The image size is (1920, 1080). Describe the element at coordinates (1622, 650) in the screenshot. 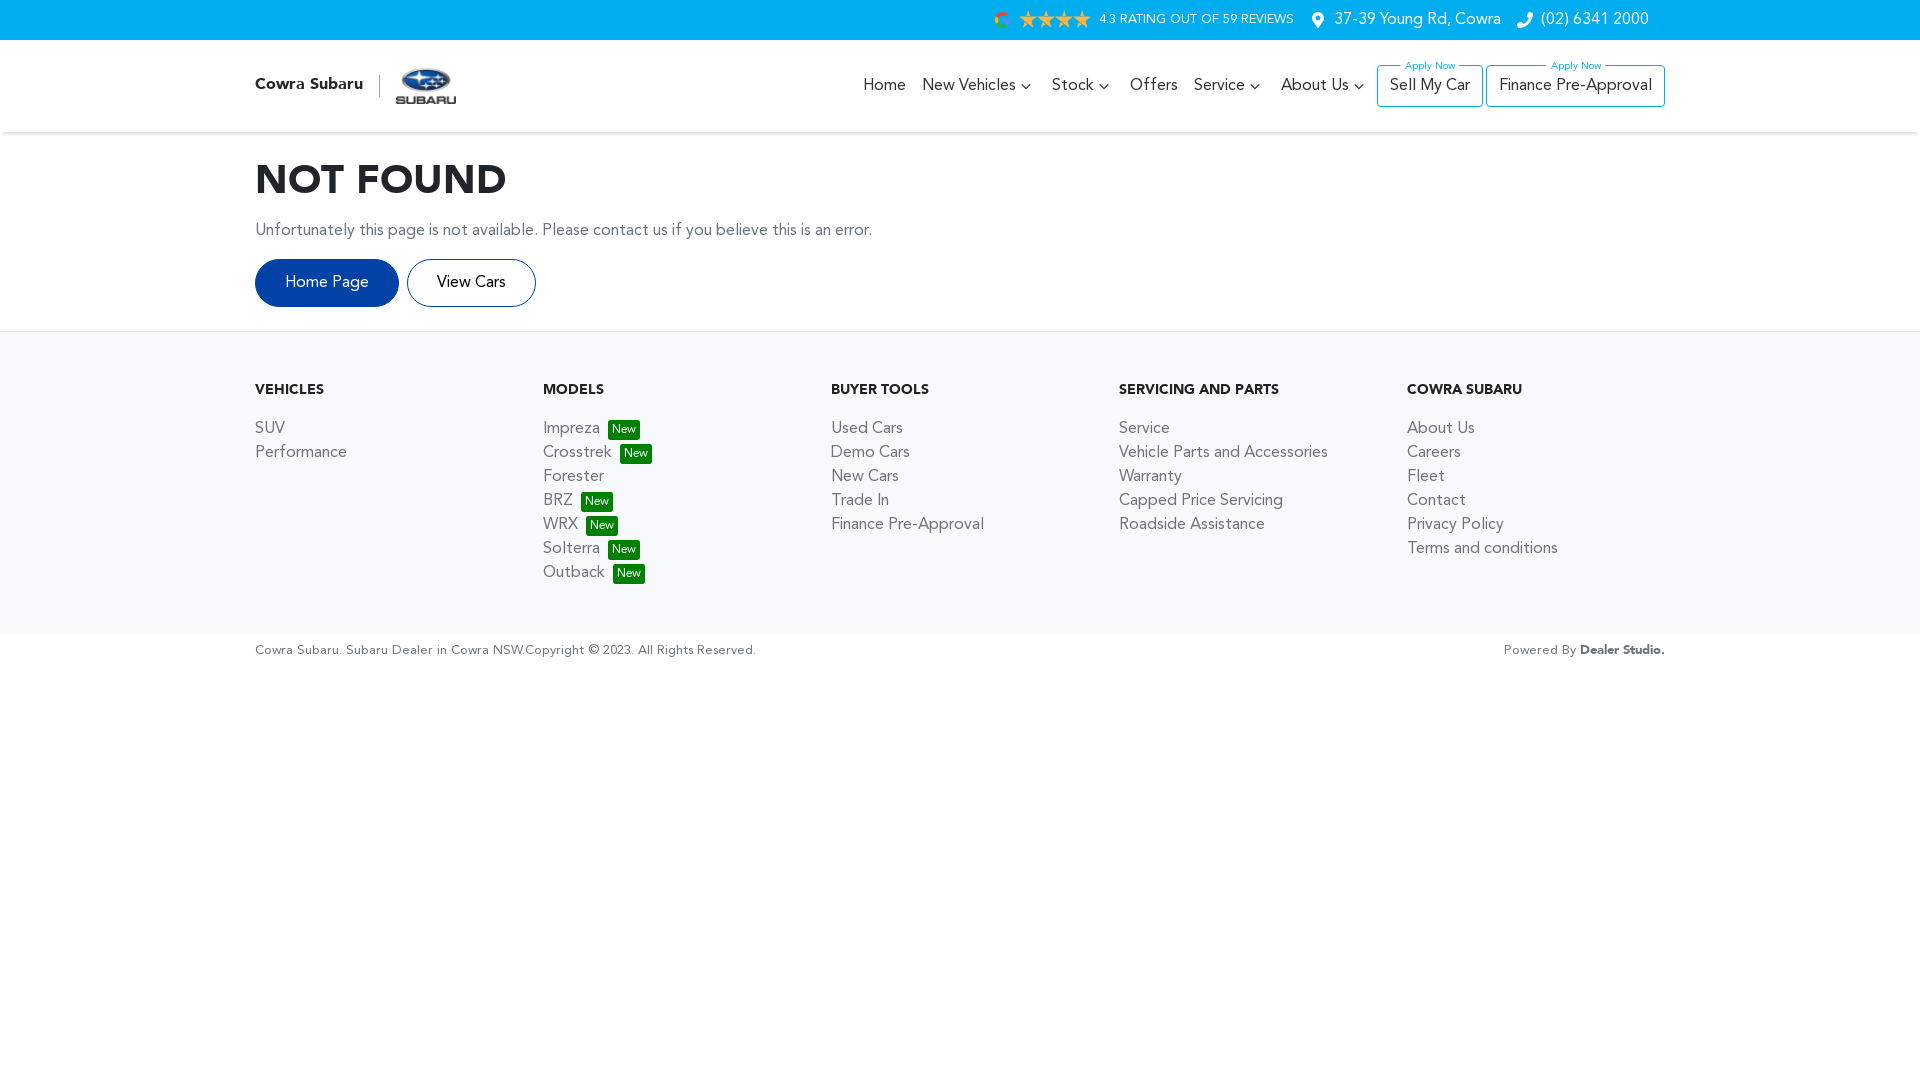

I see `'Dealer Studio.'` at that location.